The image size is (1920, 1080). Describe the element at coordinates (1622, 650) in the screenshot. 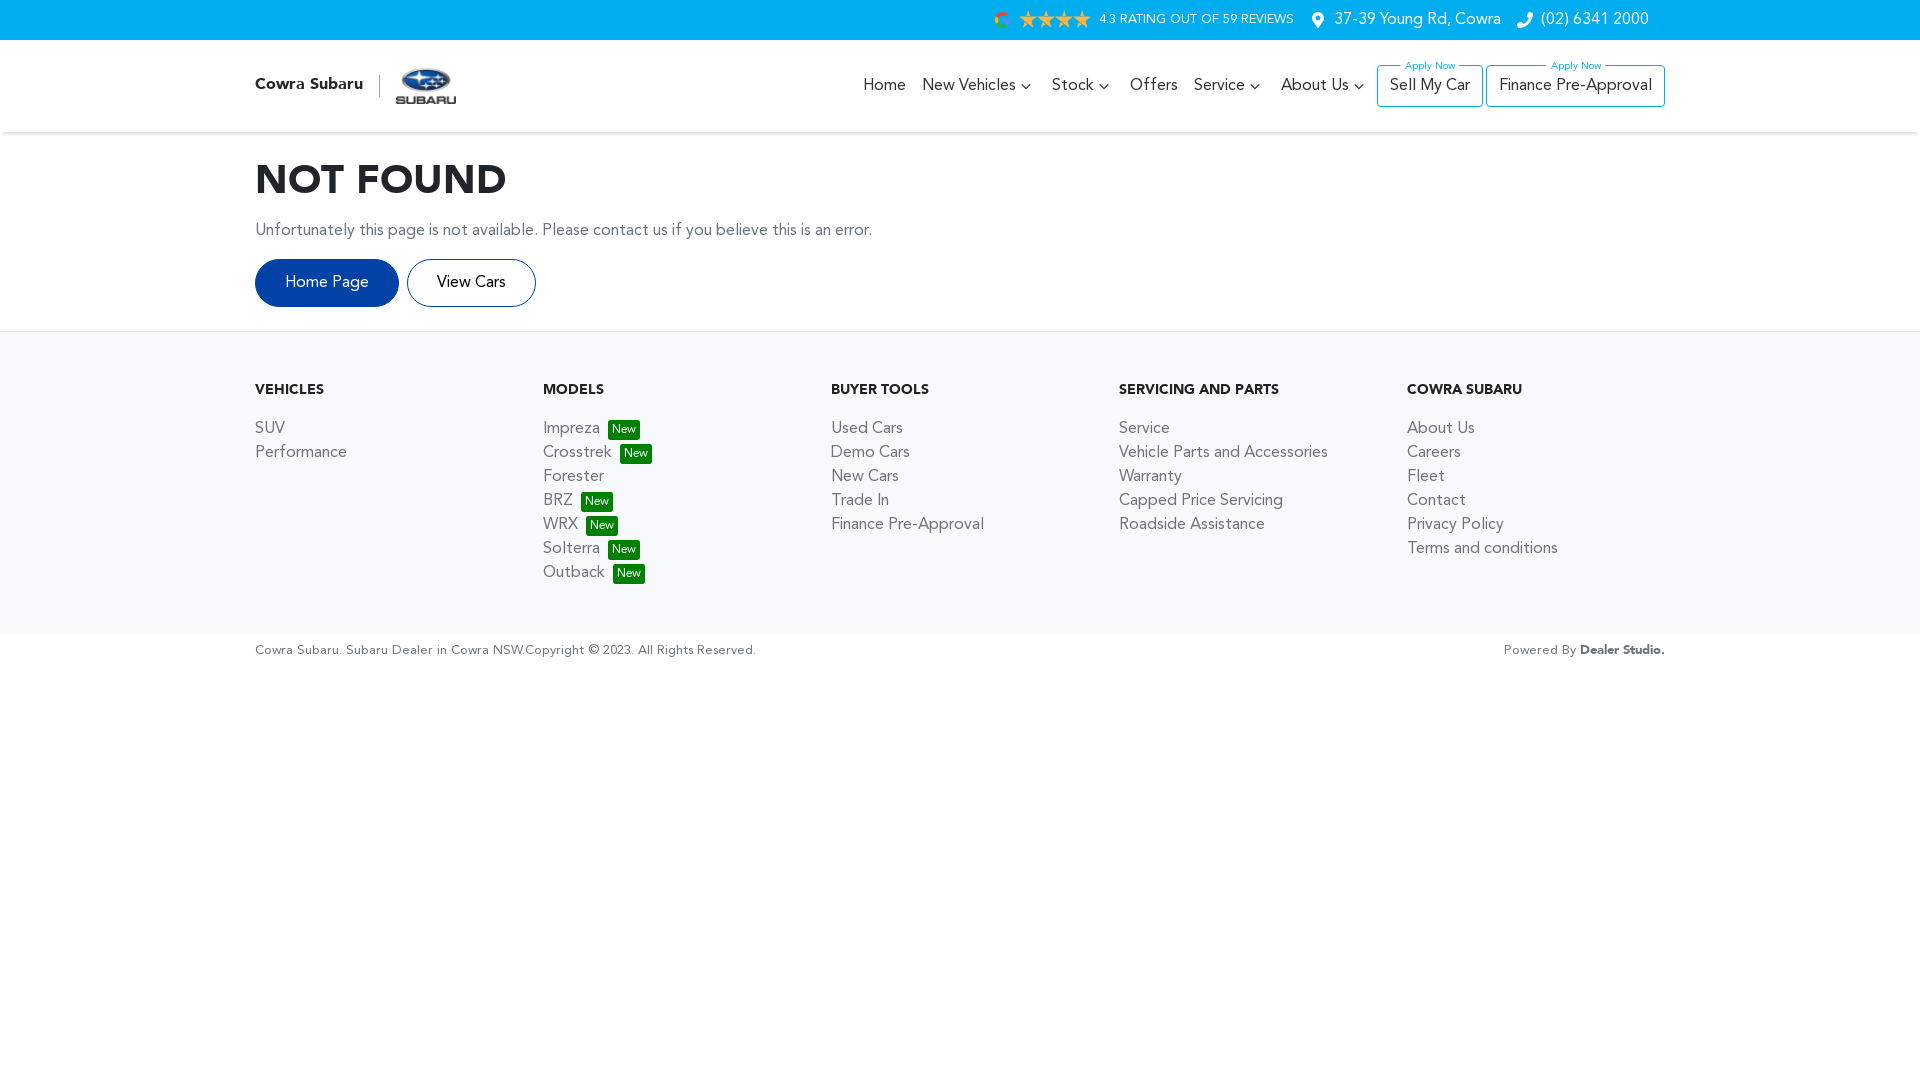

I see `'Dealer Studio.'` at that location.